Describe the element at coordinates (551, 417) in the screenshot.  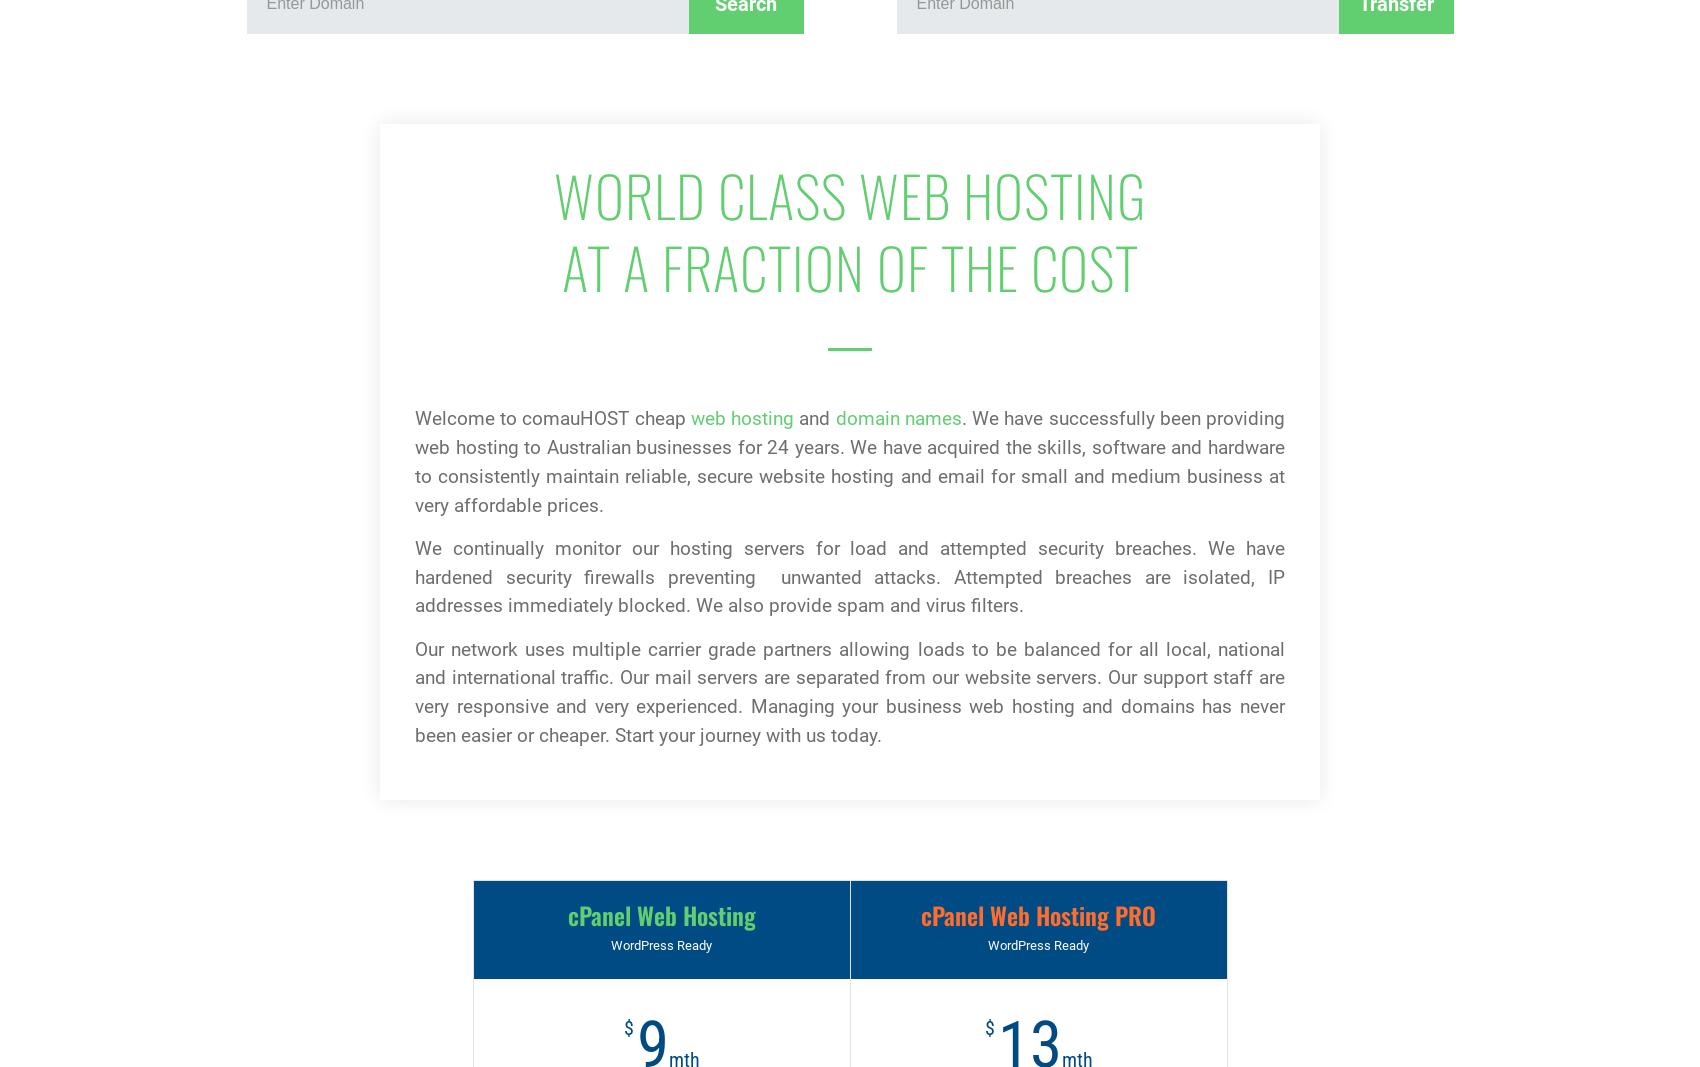
I see `'Welcome to comauHOST cheap'` at that location.